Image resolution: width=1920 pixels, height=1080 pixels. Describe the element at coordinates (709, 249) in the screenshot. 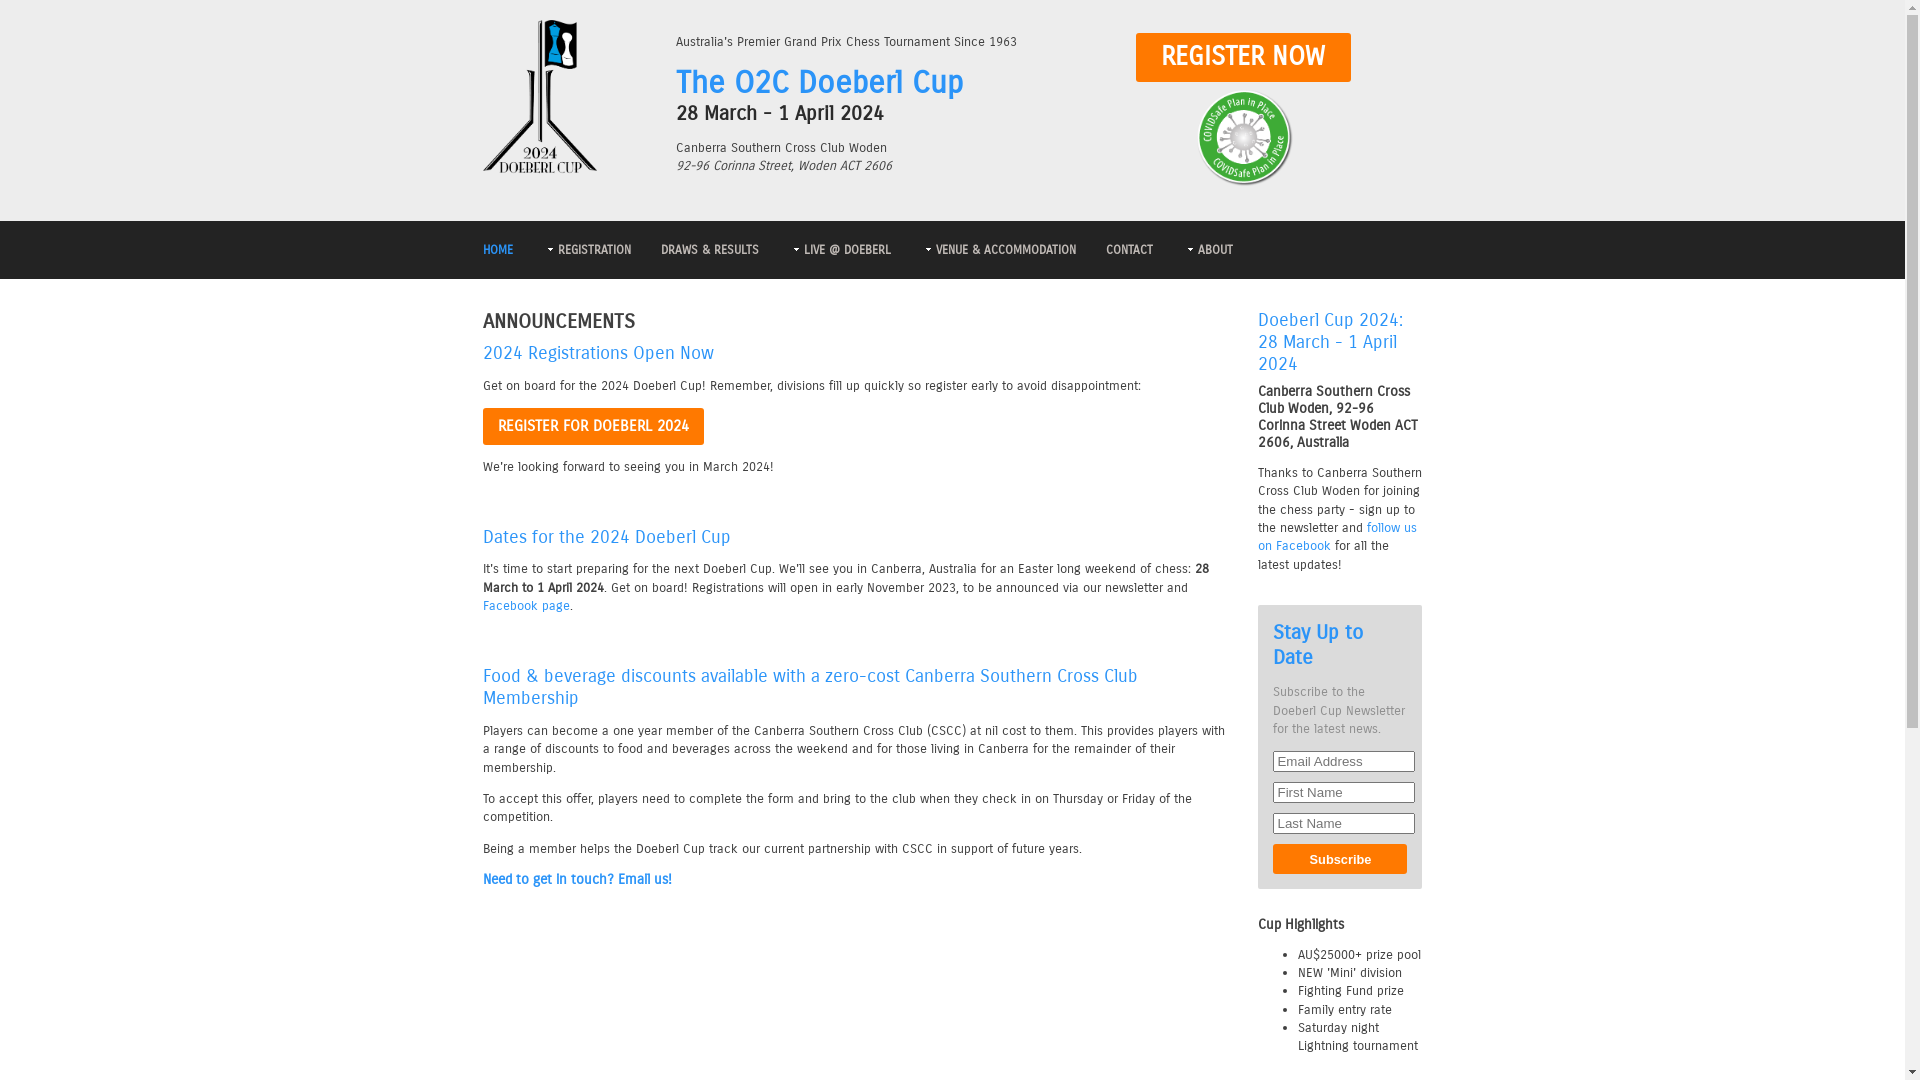

I see `'DRAWS & RESULTS'` at that location.